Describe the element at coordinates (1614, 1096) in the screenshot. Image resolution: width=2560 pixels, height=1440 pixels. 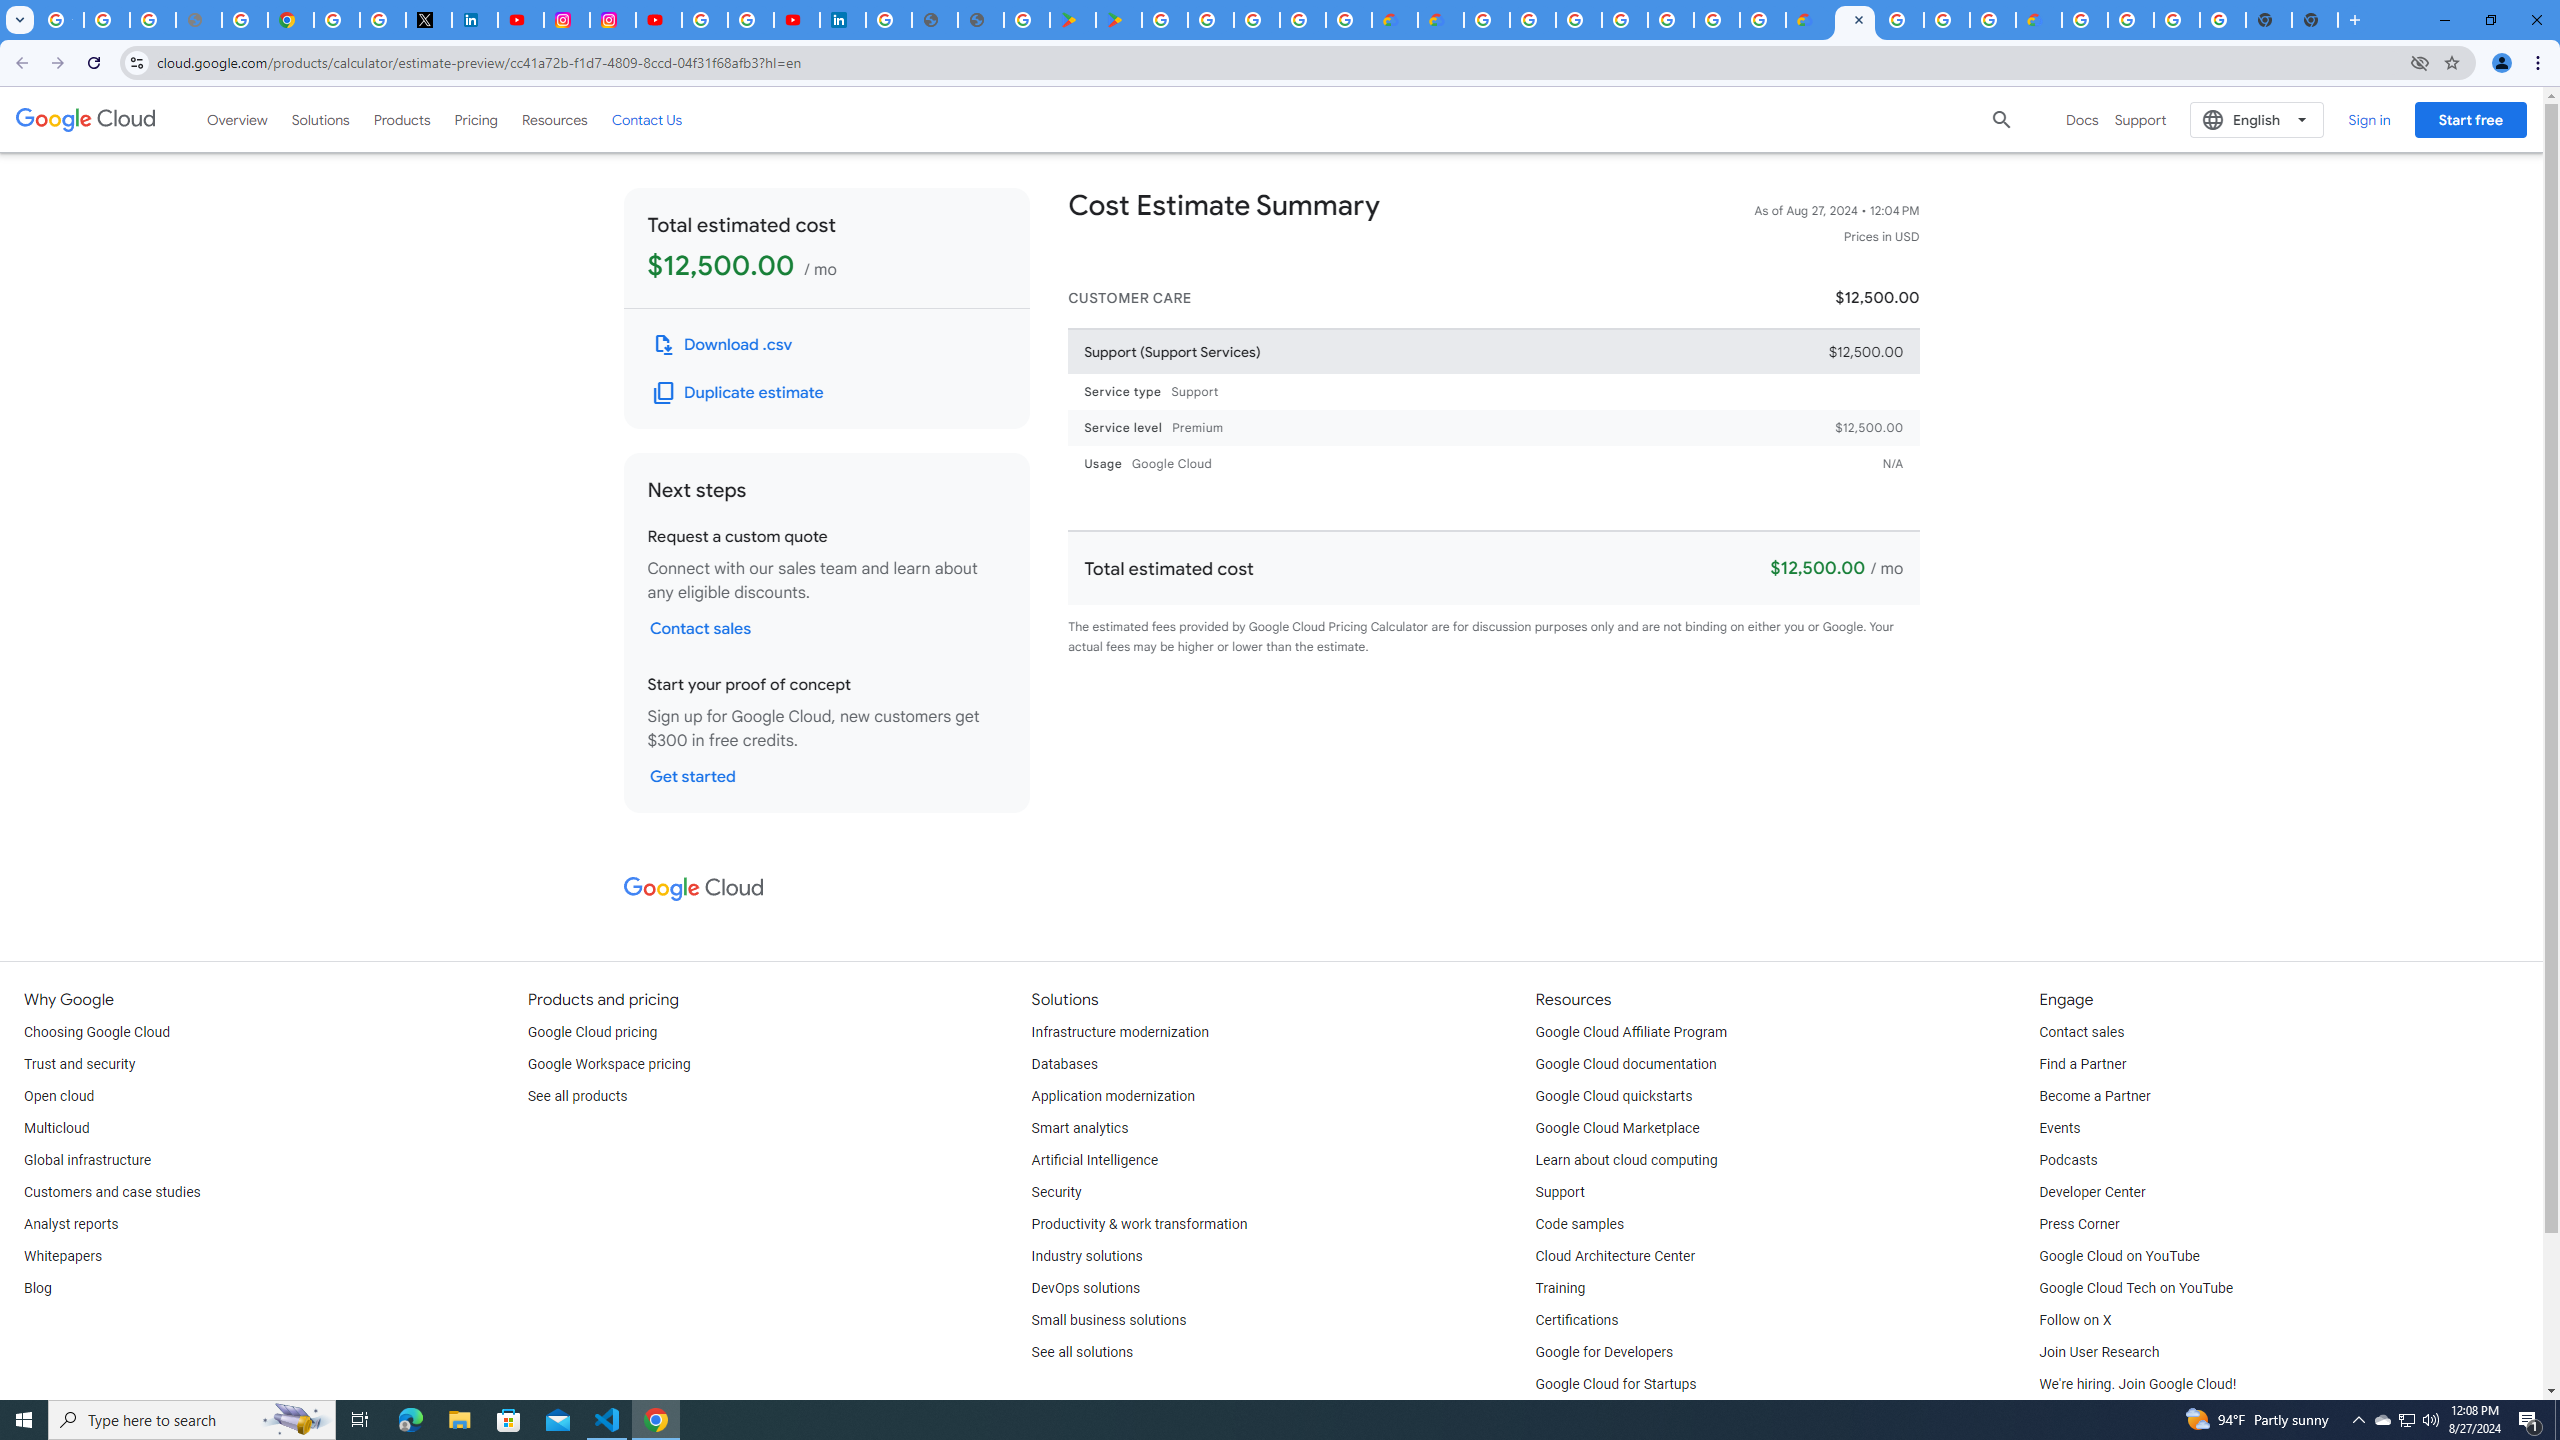
I see `'Google Cloud quickstarts'` at that location.